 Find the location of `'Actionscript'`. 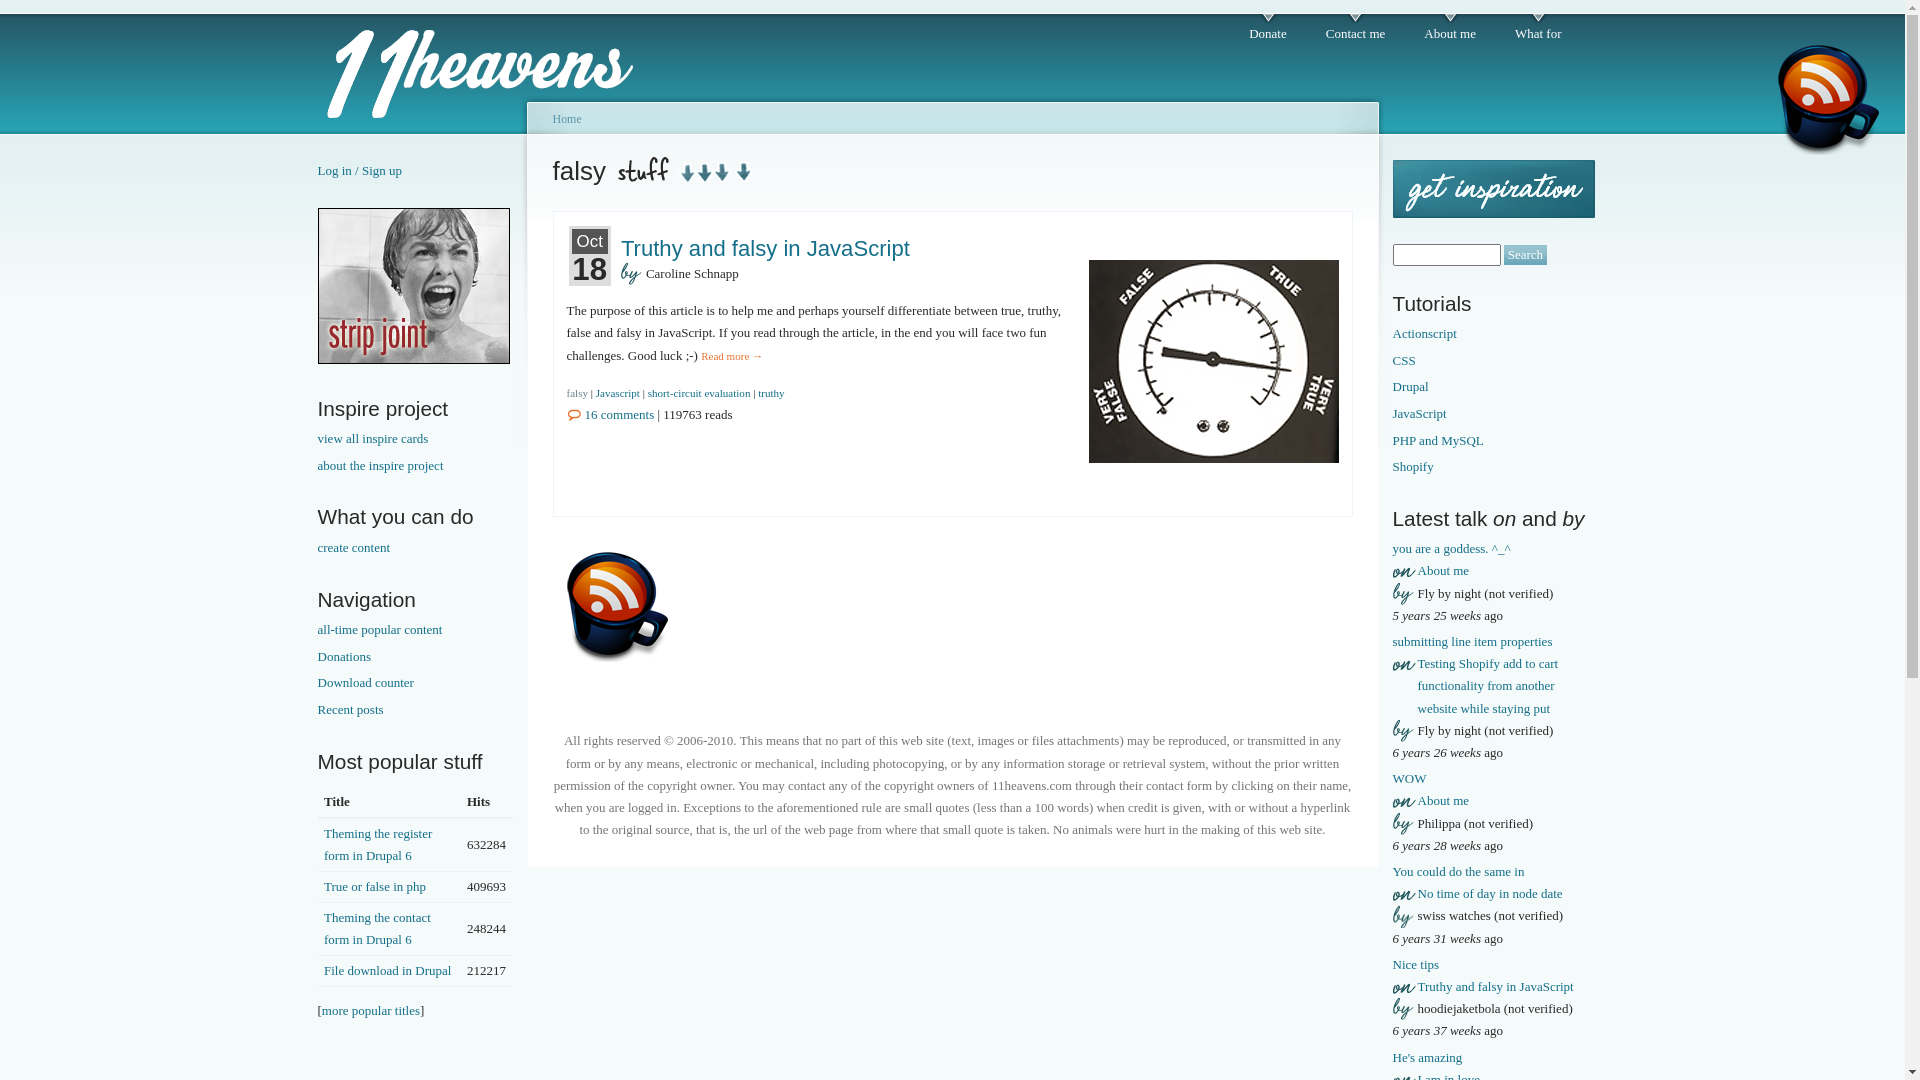

'Actionscript' is located at coordinates (1489, 333).